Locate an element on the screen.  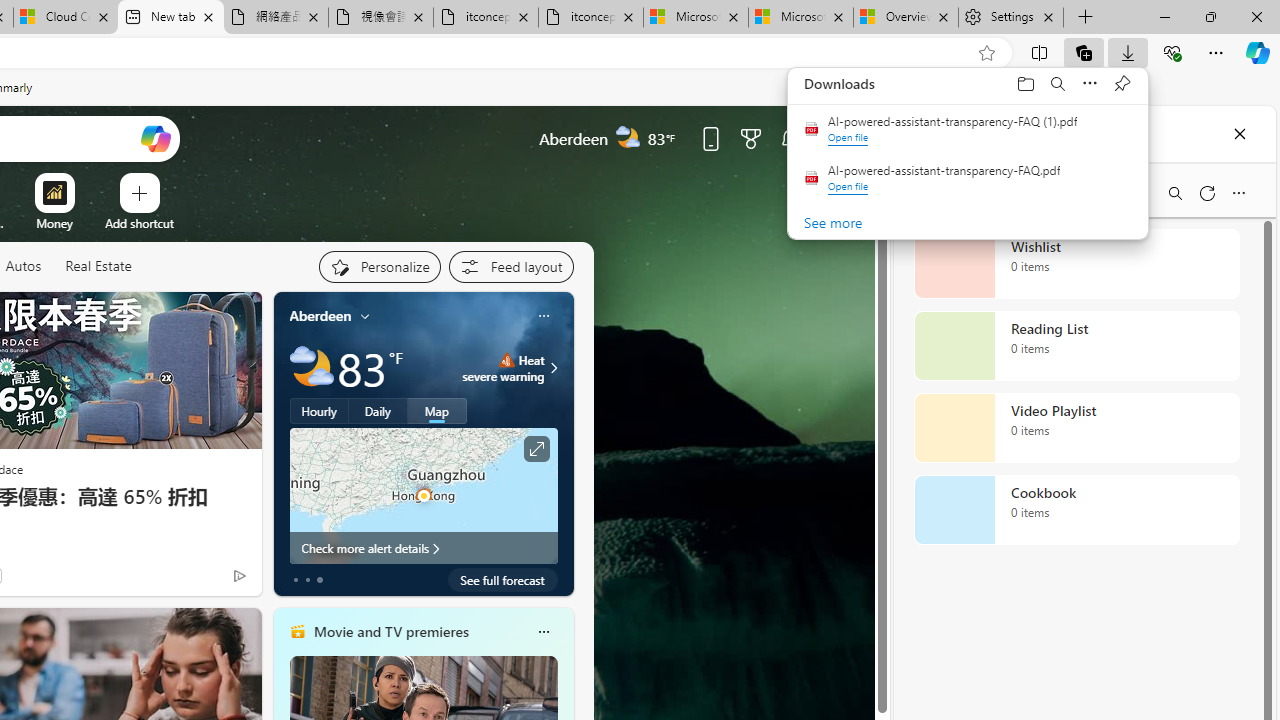
'Heat - Severe Heat severe warning' is located at coordinates (503, 367).